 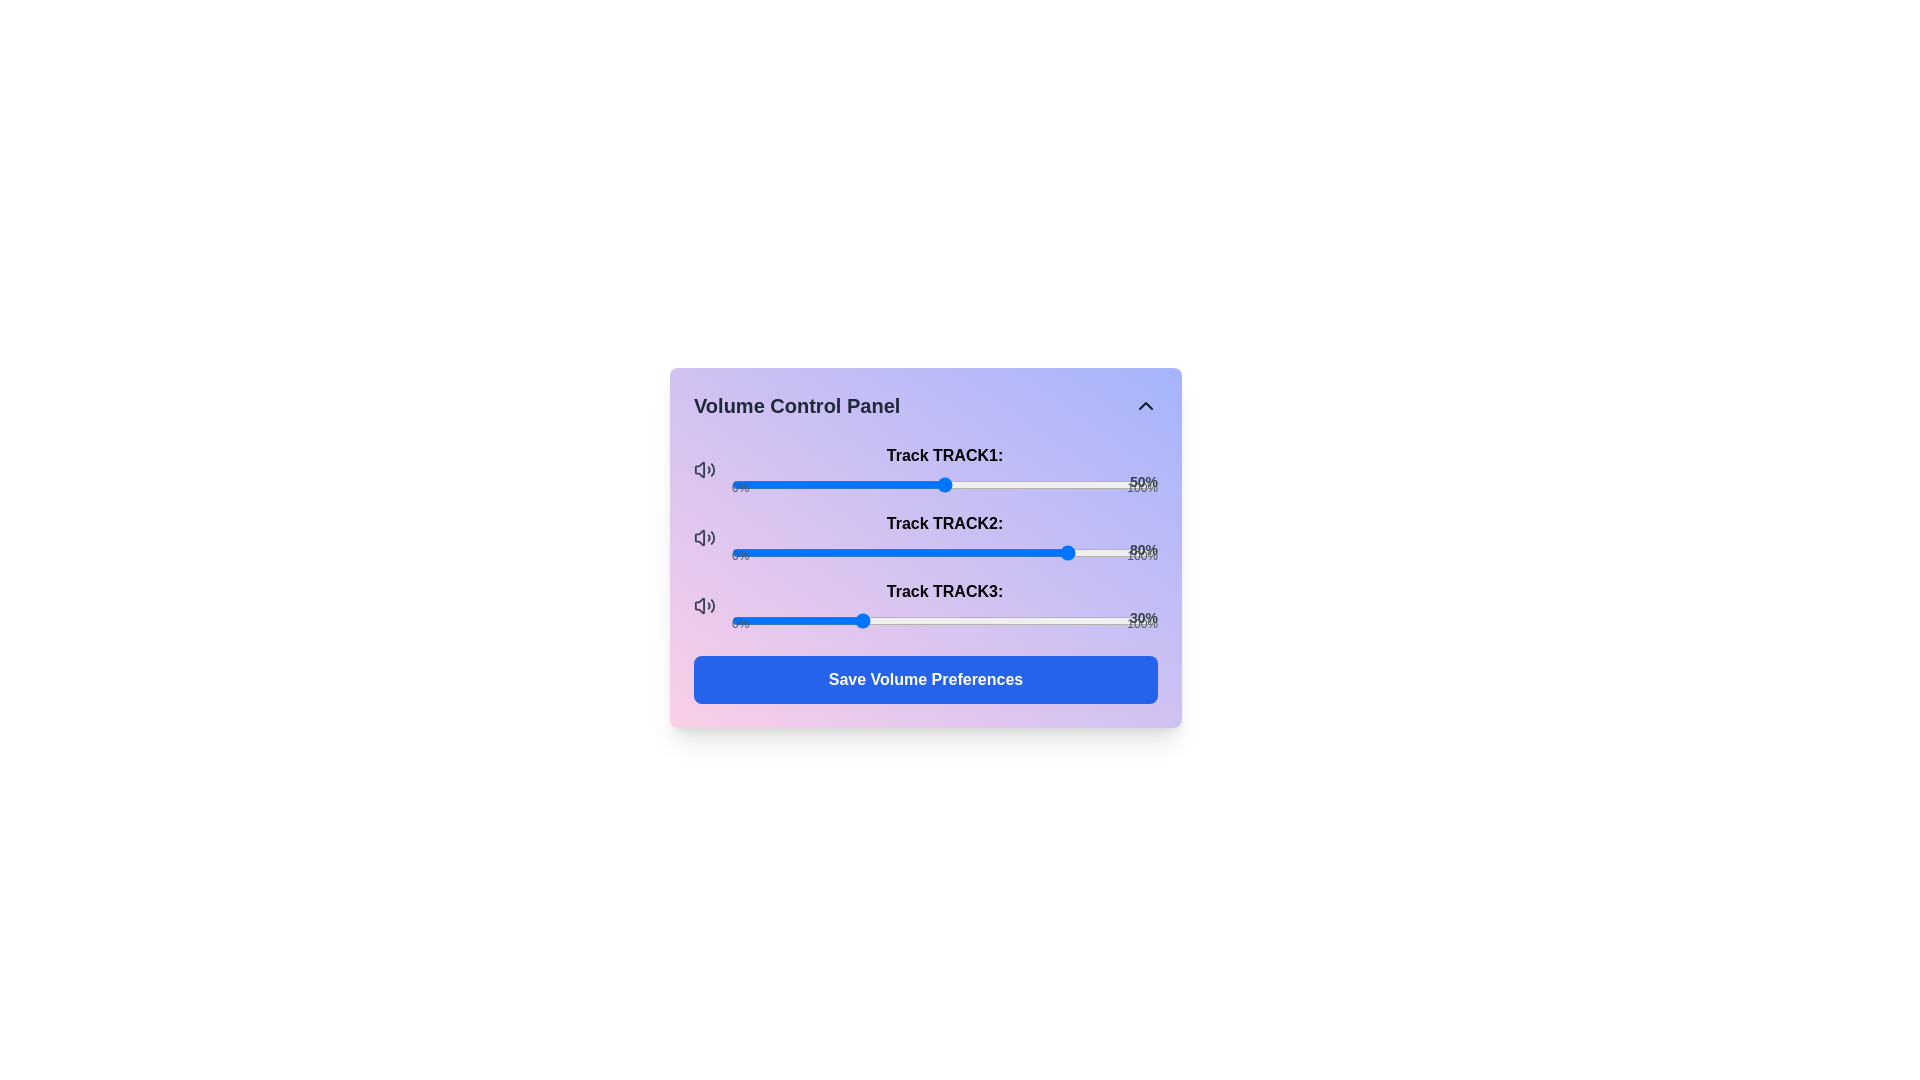 What do you see at coordinates (944, 623) in the screenshot?
I see `the textual indicators '0%' and '100%' located at the ends of the slider bar for 'Track TRACK3', positioned below its label` at bounding box center [944, 623].